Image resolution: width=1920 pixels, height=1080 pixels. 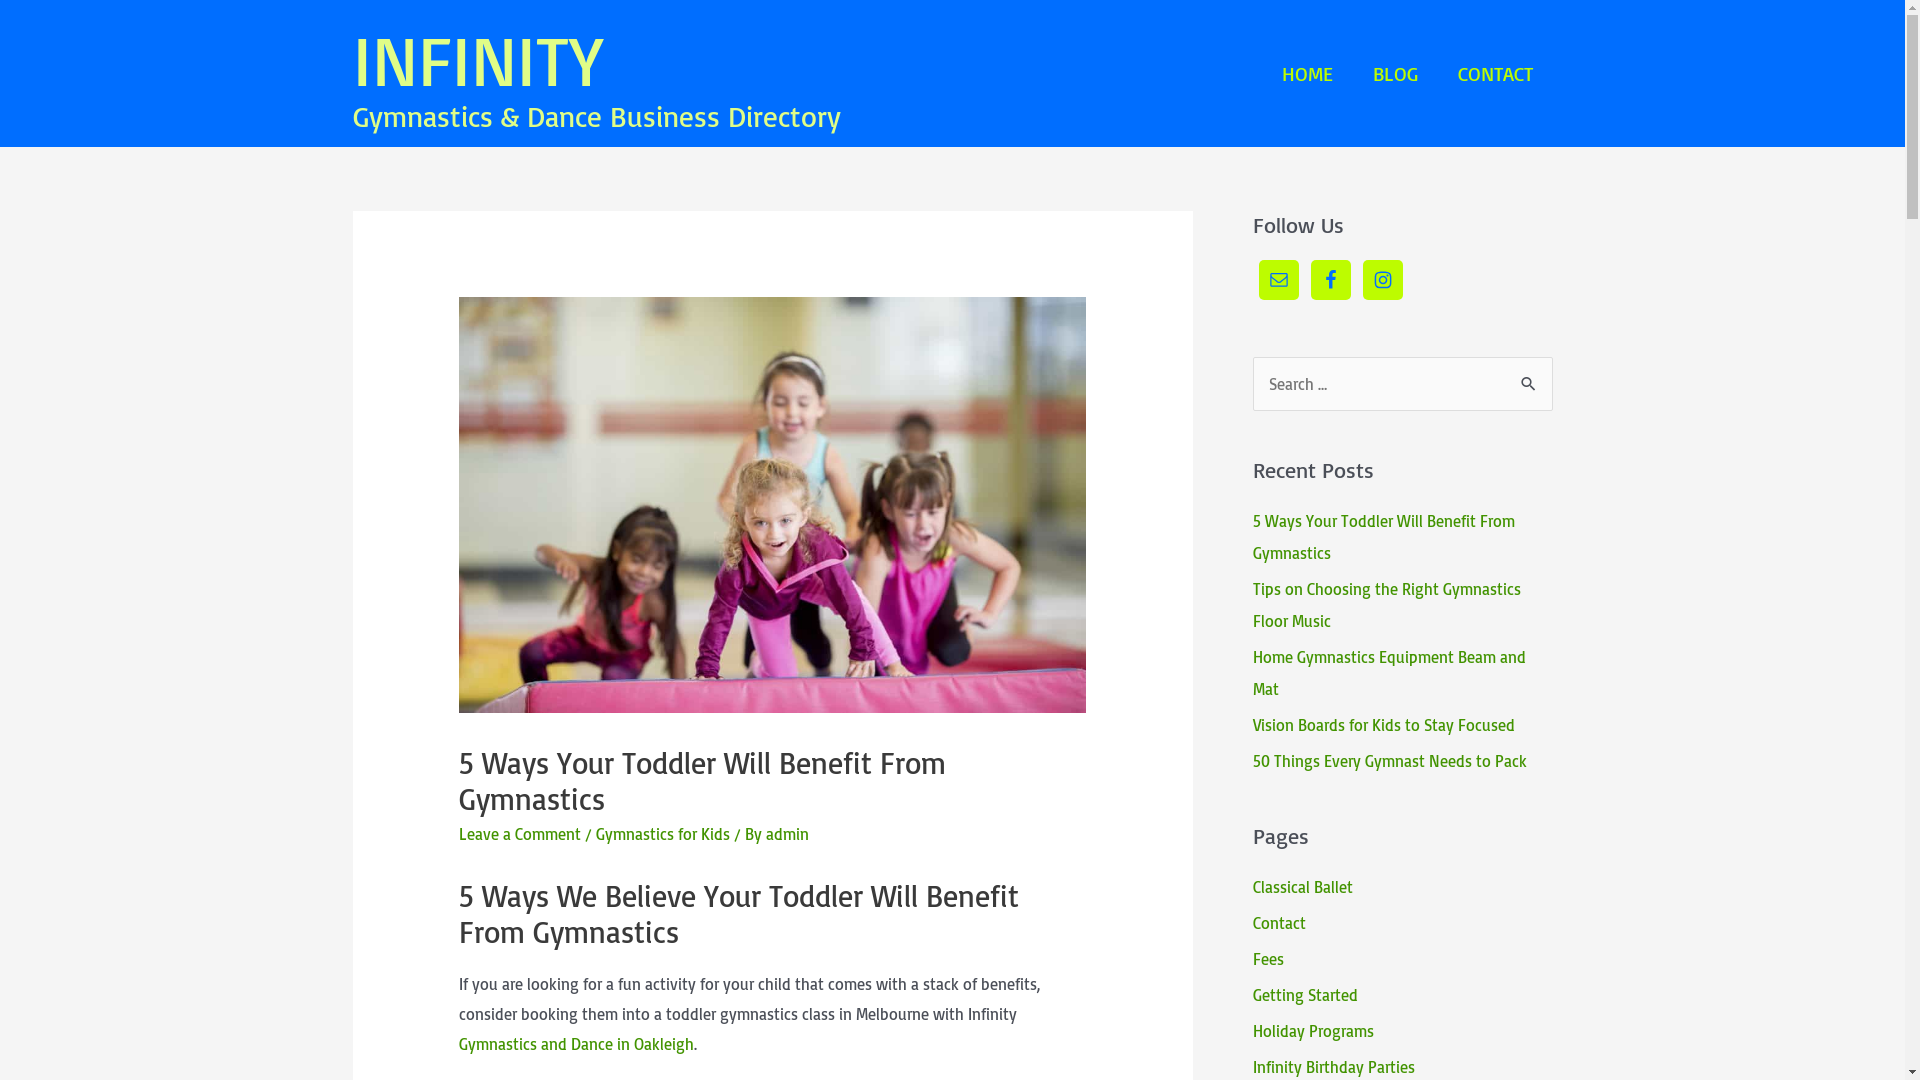 What do you see at coordinates (1266, 958) in the screenshot?
I see `'Fees'` at bounding box center [1266, 958].